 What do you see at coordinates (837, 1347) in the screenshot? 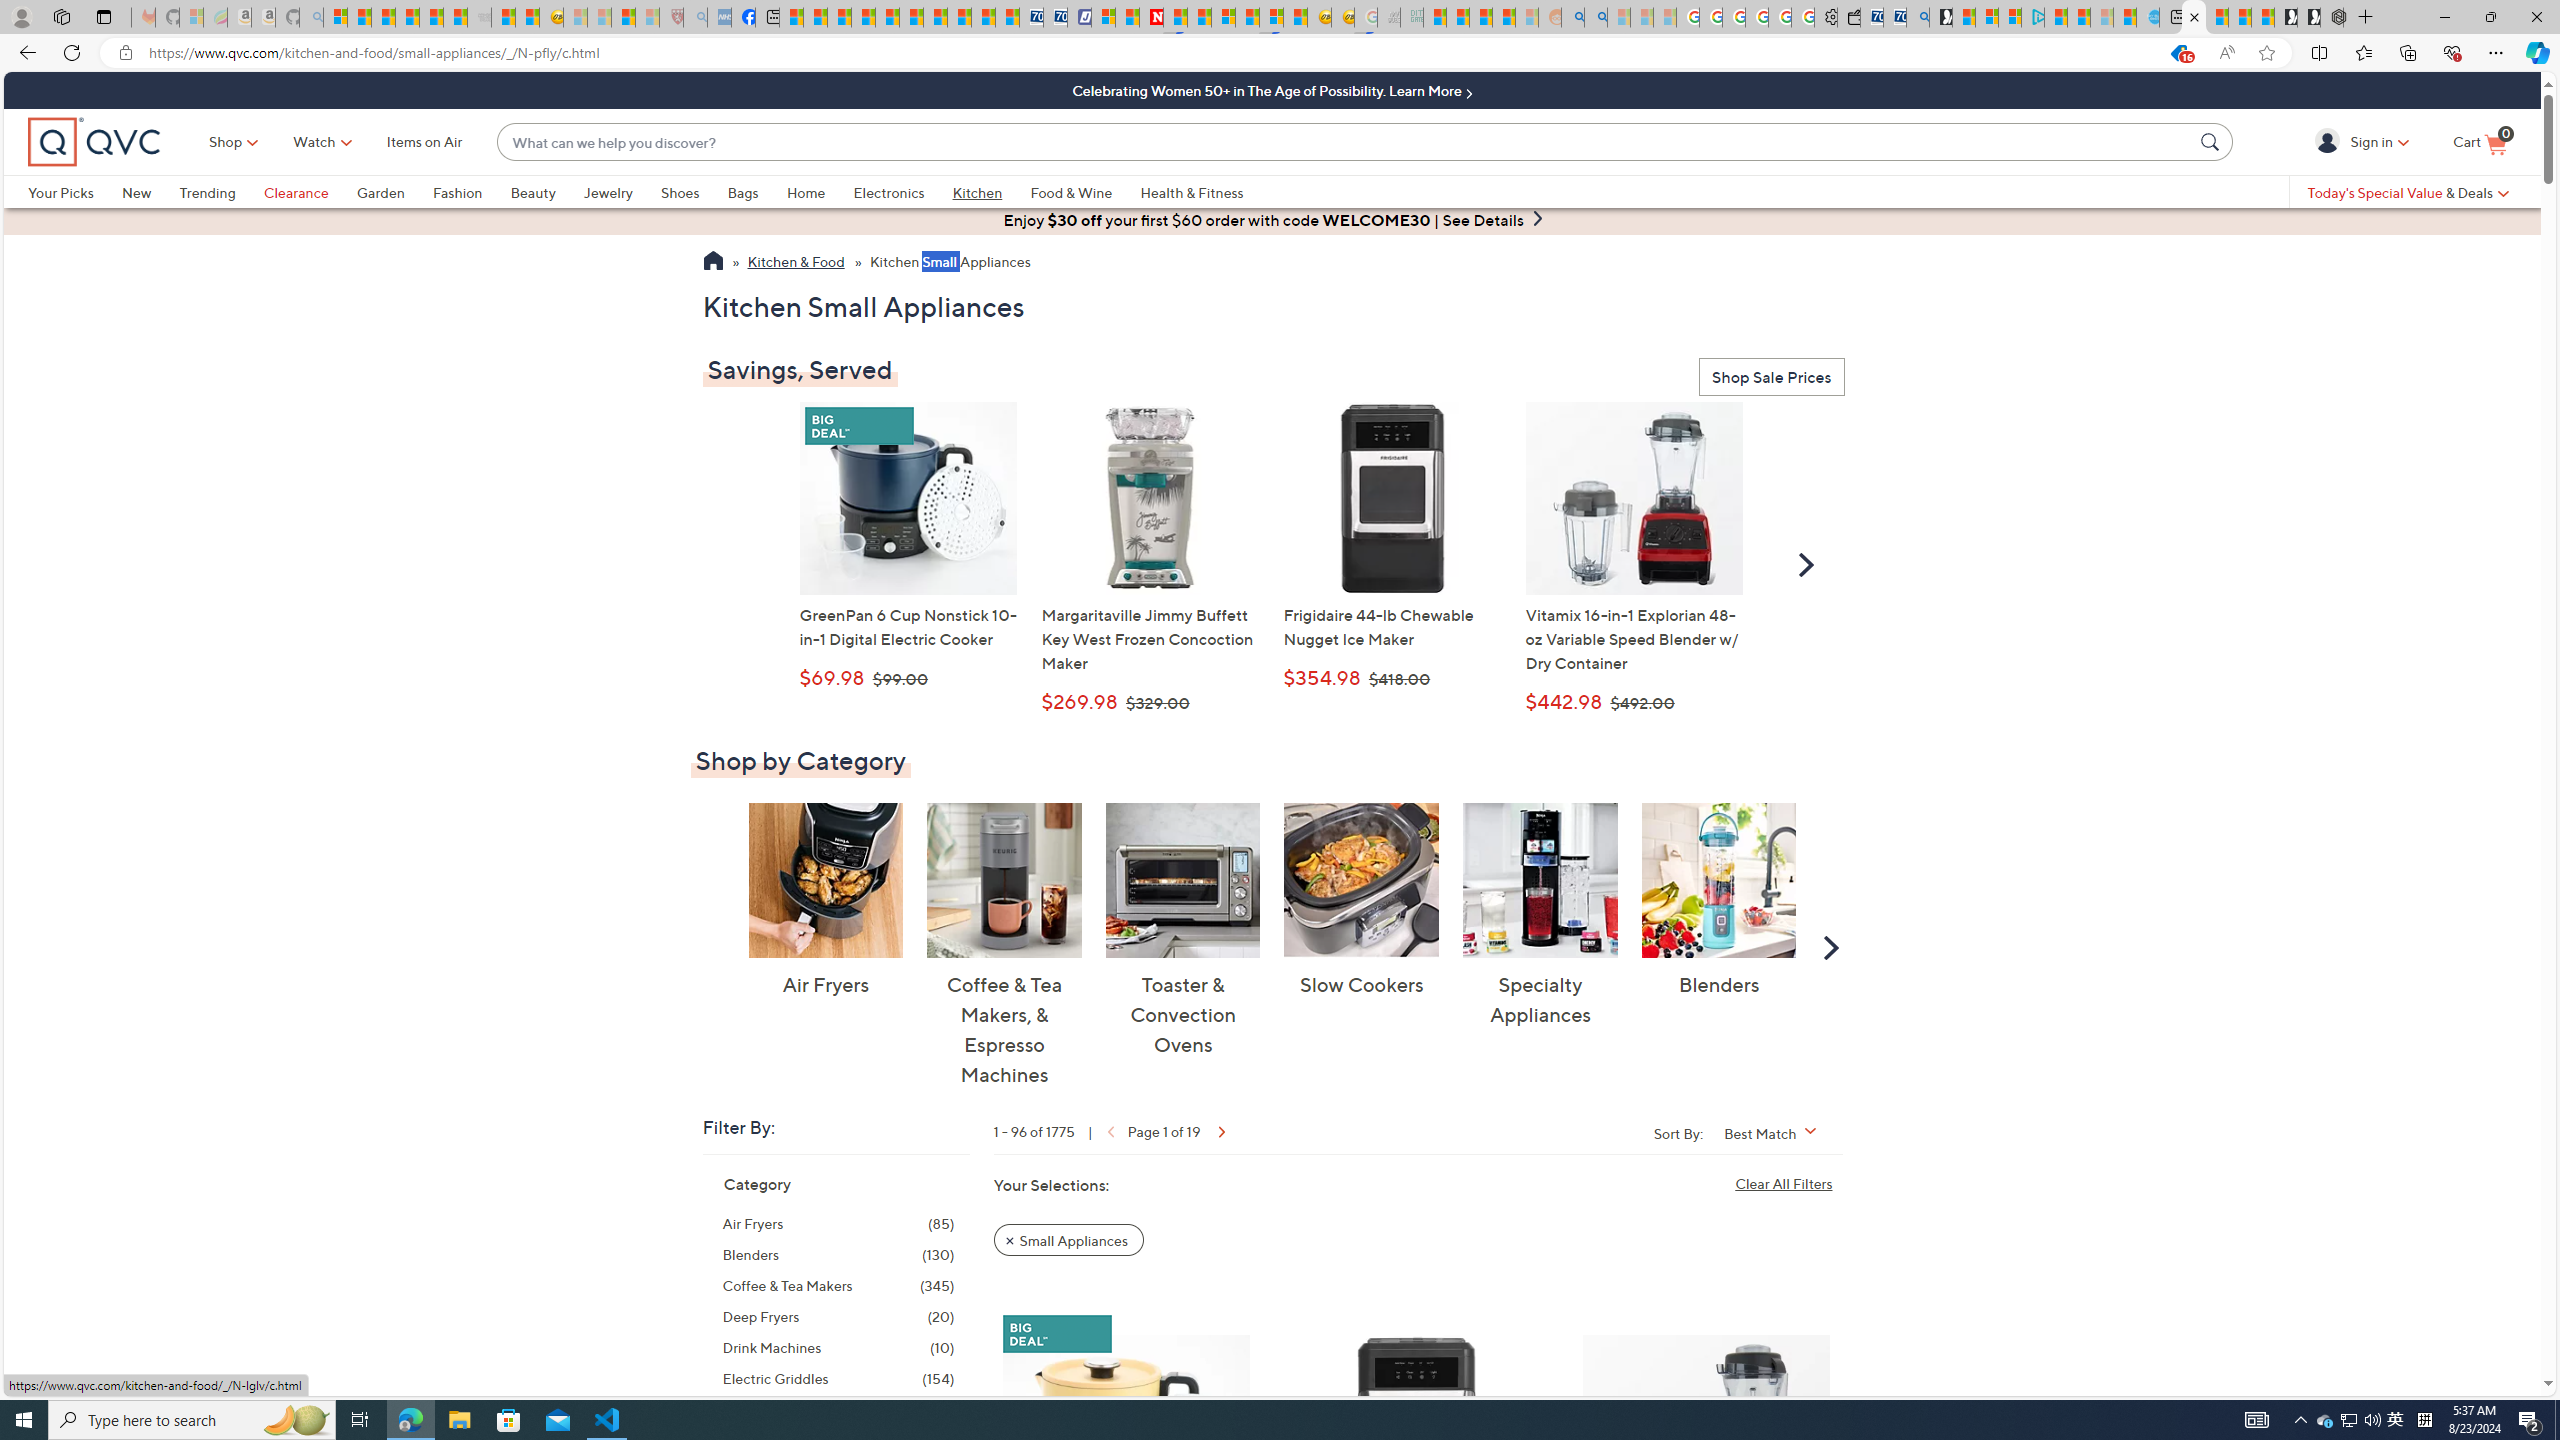
I see `'Drink Machines, 10 items'` at bounding box center [837, 1347].